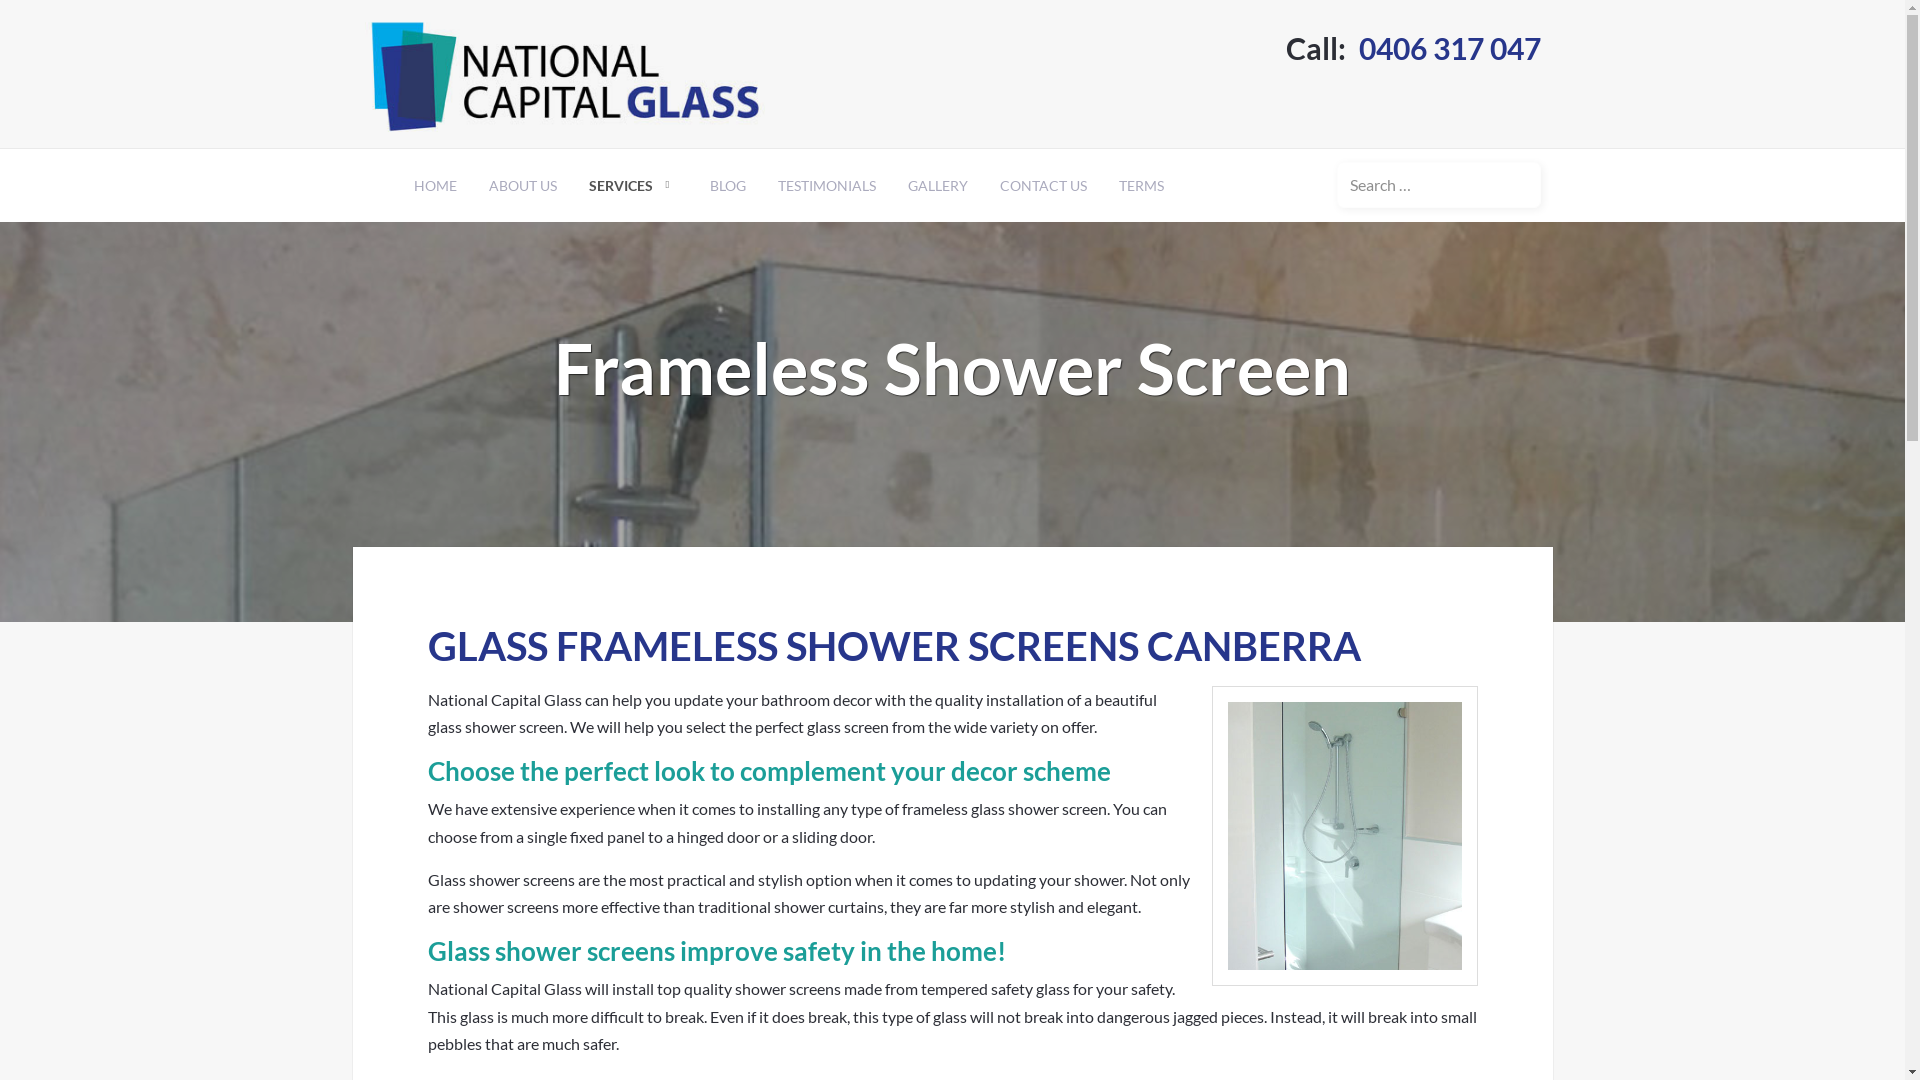 This screenshot has width=1920, height=1080. I want to click on 'BLOG', so click(727, 185).